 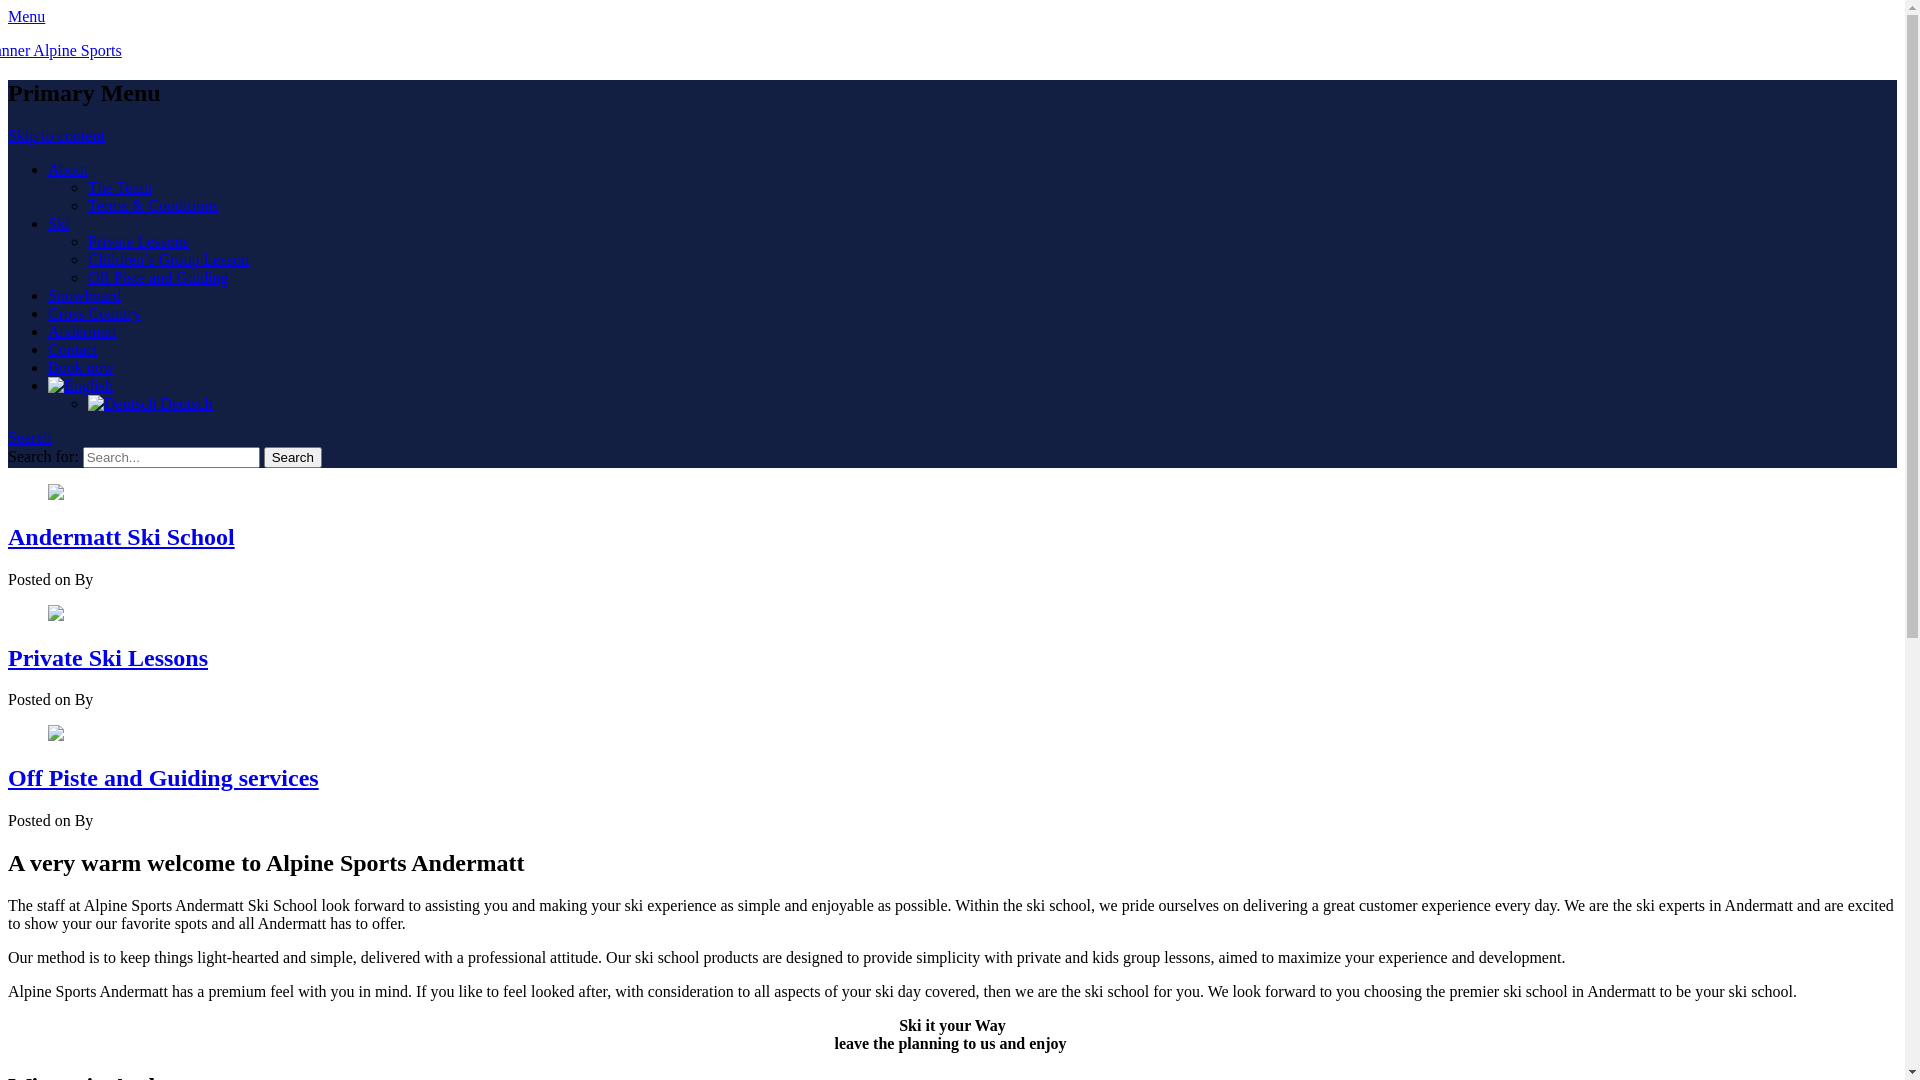 What do you see at coordinates (291, 457) in the screenshot?
I see `'Search'` at bounding box center [291, 457].